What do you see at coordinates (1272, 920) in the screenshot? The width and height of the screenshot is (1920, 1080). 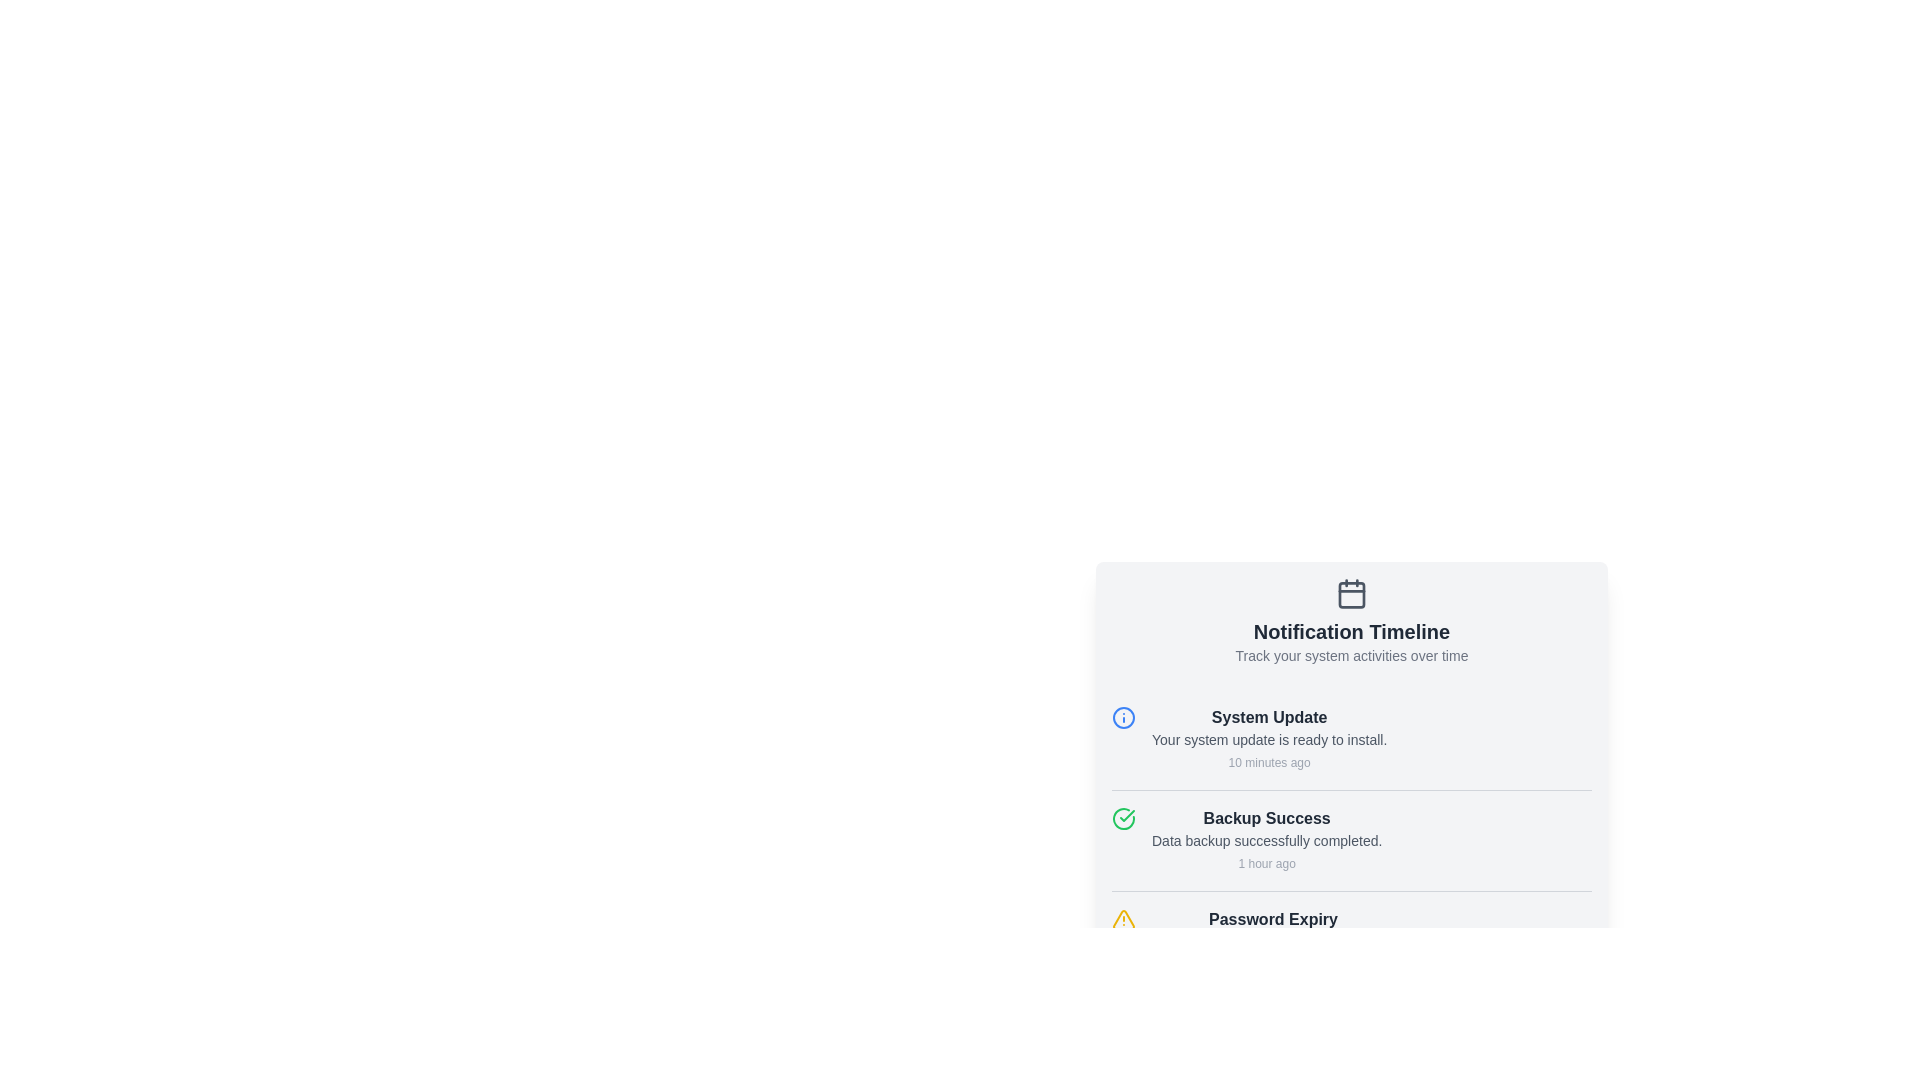 I see `text label titled 'Password Expiry' located at the upper-left corner of the 'Notification Timeline' interface, which serves as a header for the specific notification` at bounding box center [1272, 920].